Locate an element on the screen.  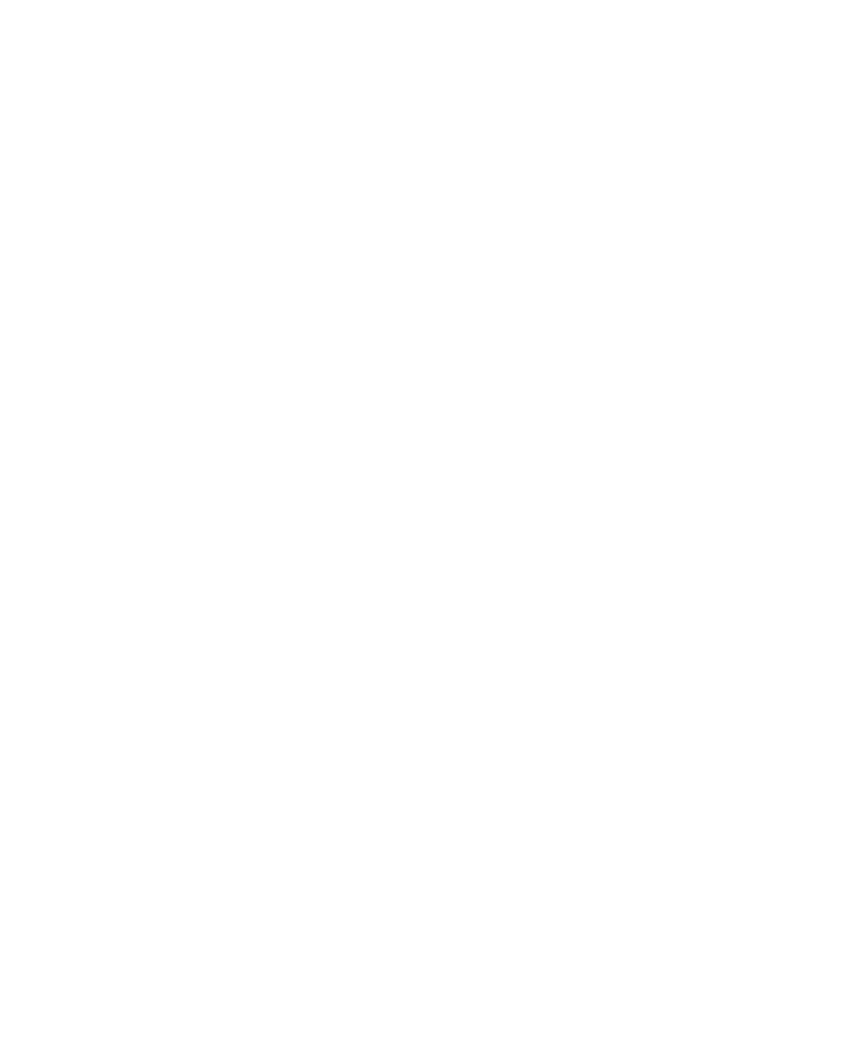
'Japanese Fireworks Continue as the Market Turns to the FOMC' is located at coordinates (179, 516).